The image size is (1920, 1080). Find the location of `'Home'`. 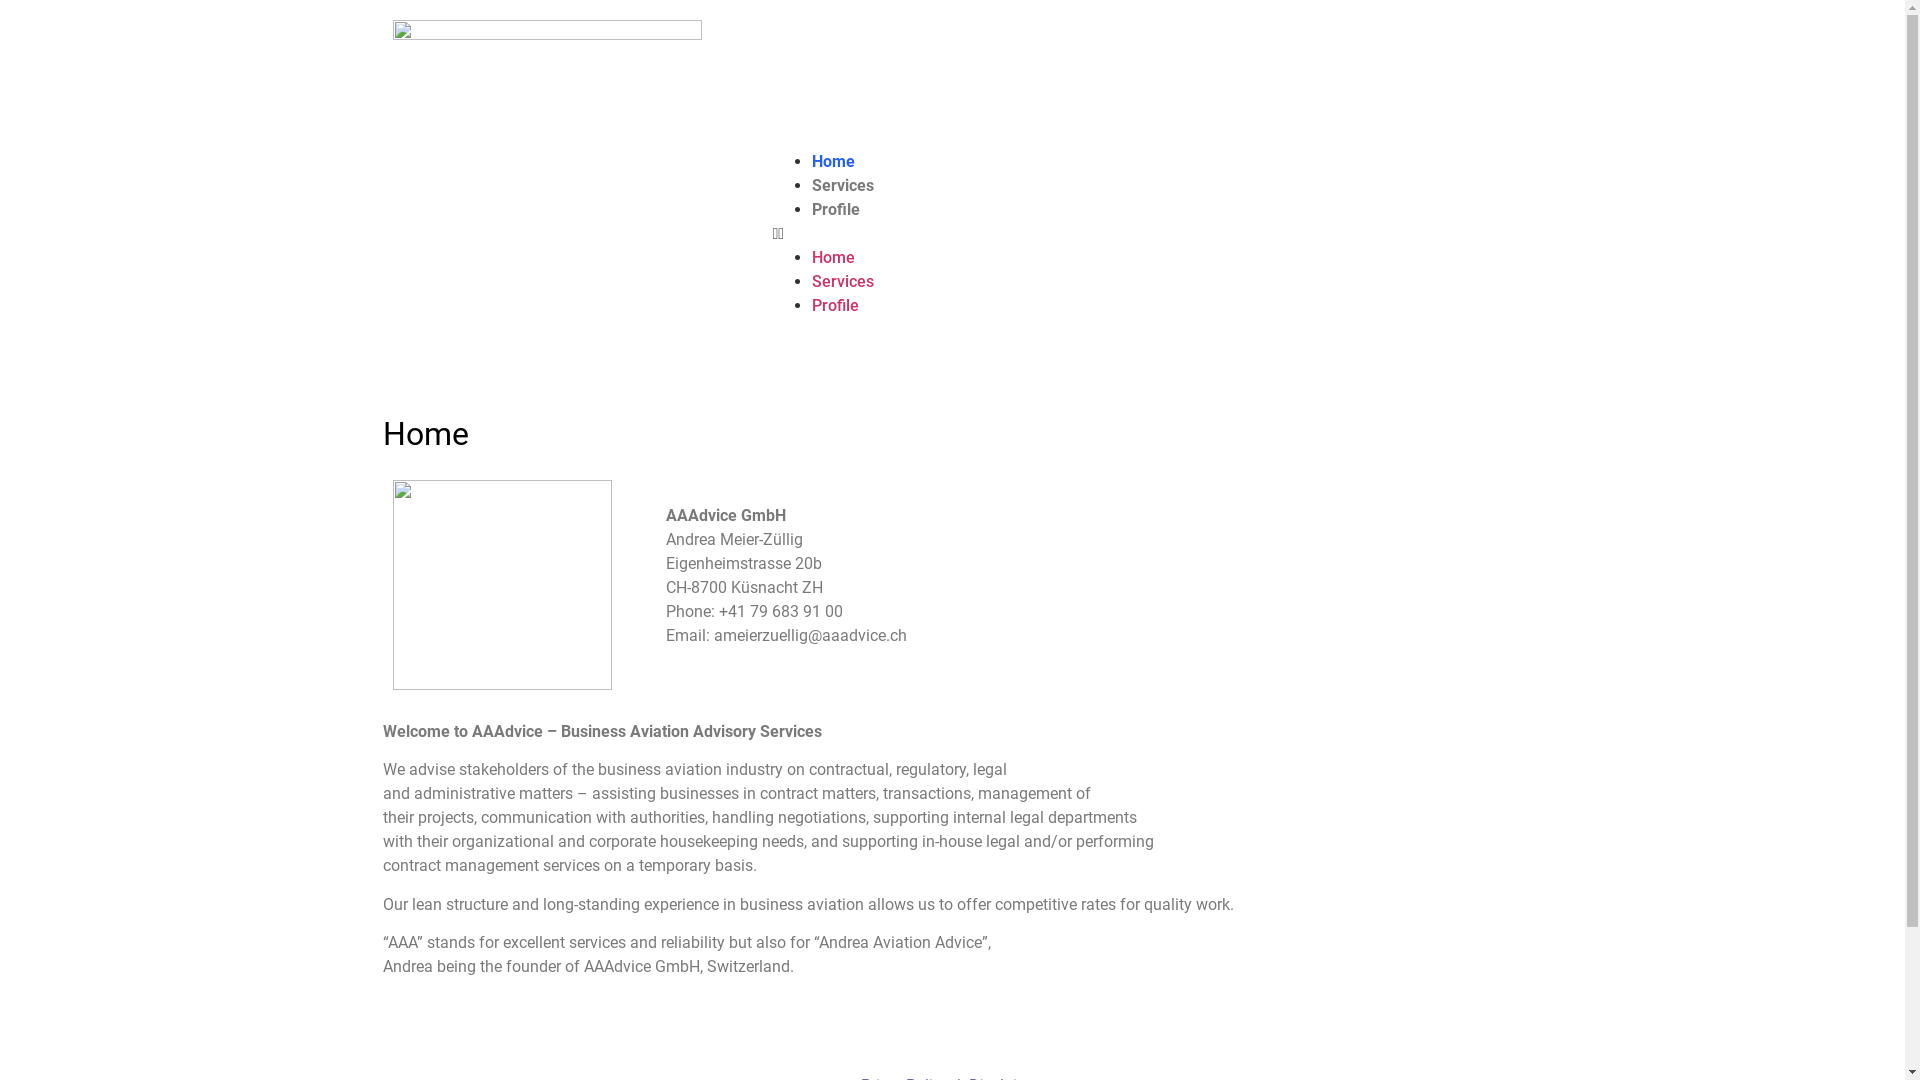

'Home' is located at coordinates (811, 256).